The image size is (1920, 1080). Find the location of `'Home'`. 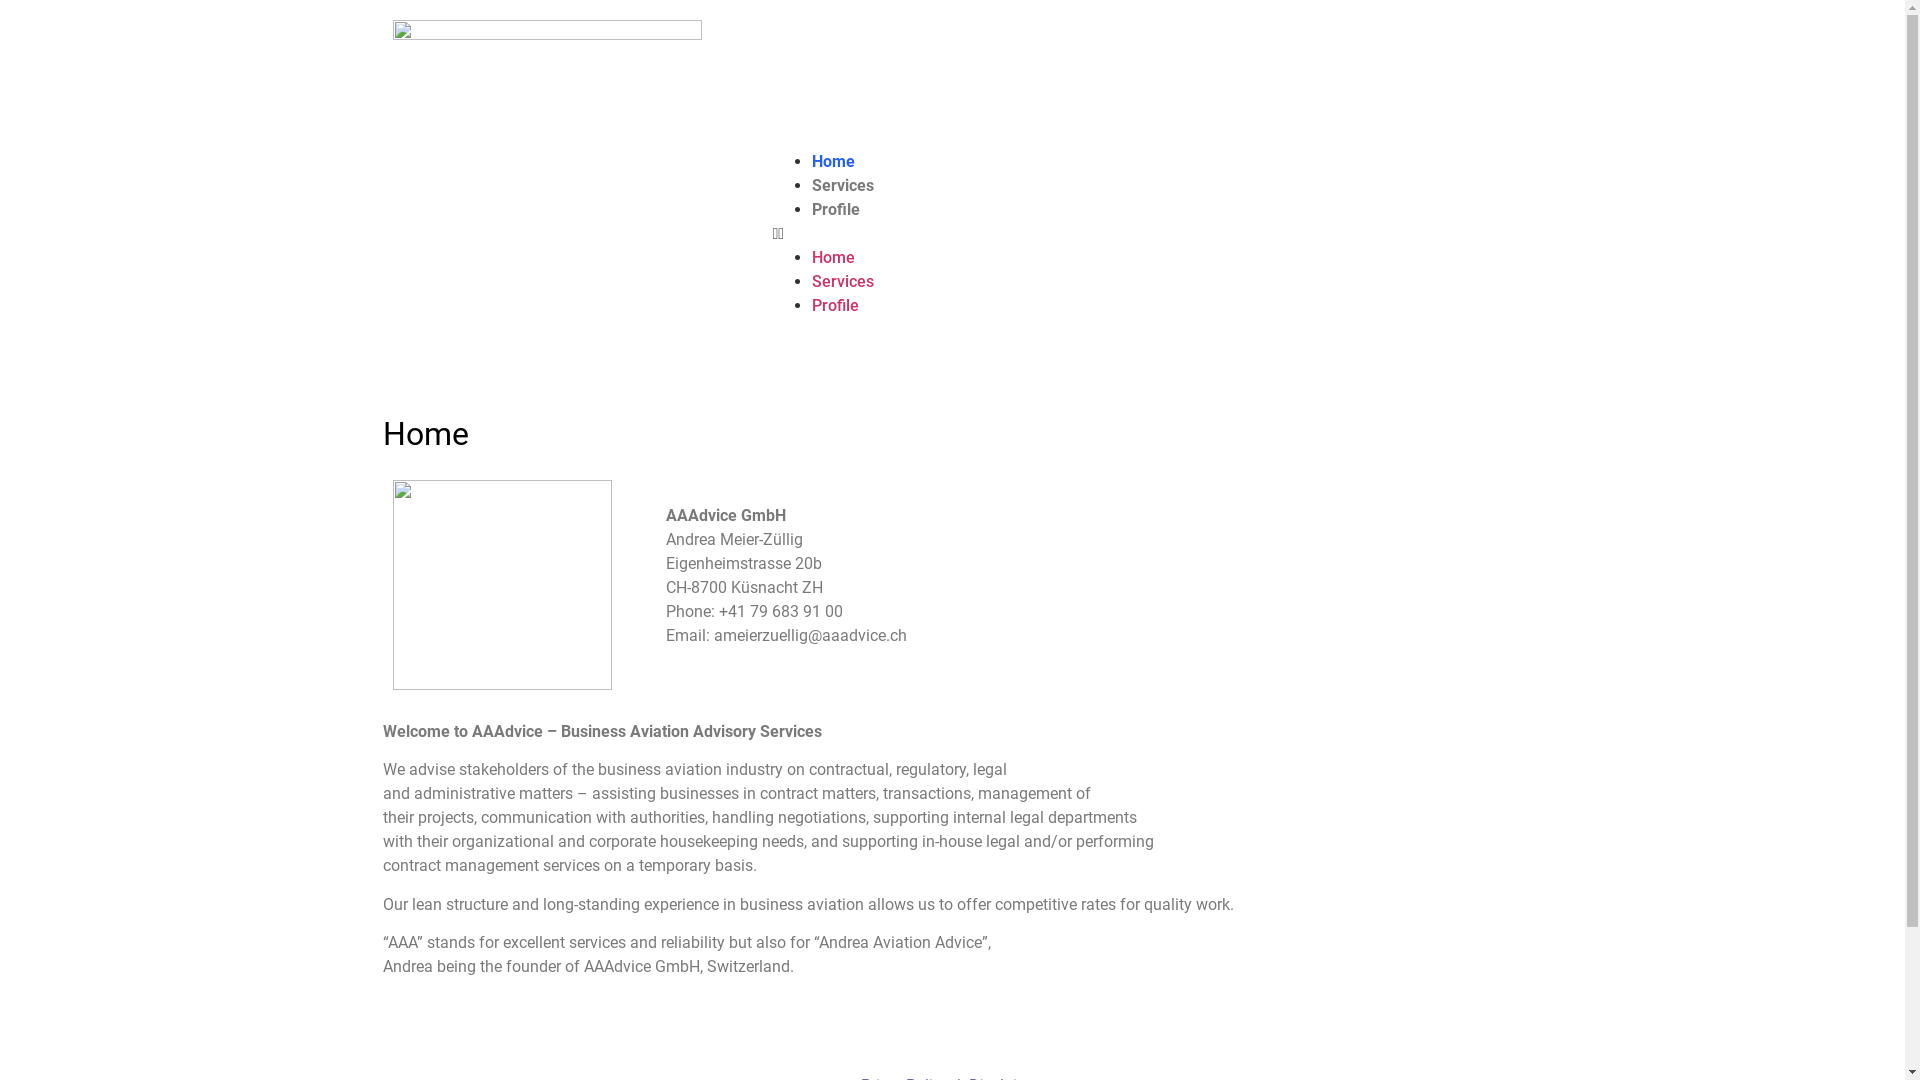

'Home' is located at coordinates (811, 256).